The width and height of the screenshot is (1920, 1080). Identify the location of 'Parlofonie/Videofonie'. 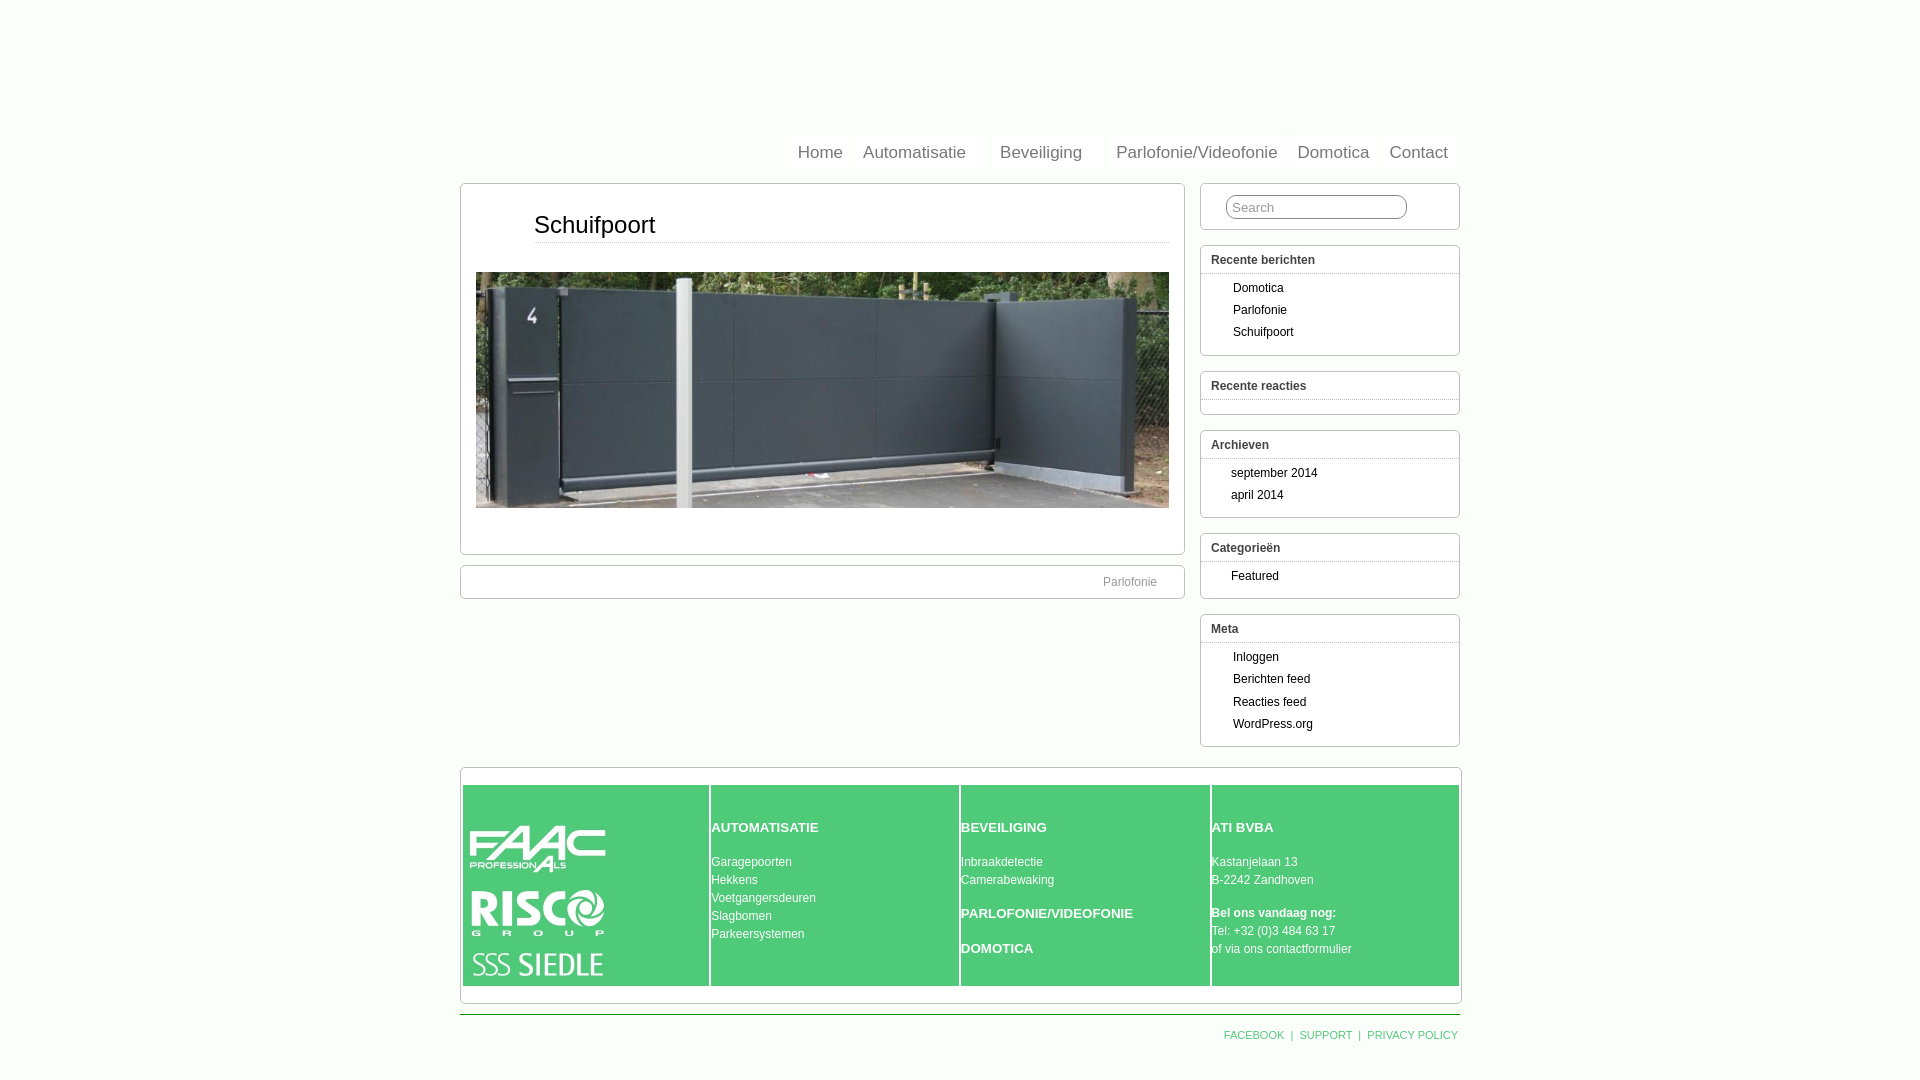
(1196, 150).